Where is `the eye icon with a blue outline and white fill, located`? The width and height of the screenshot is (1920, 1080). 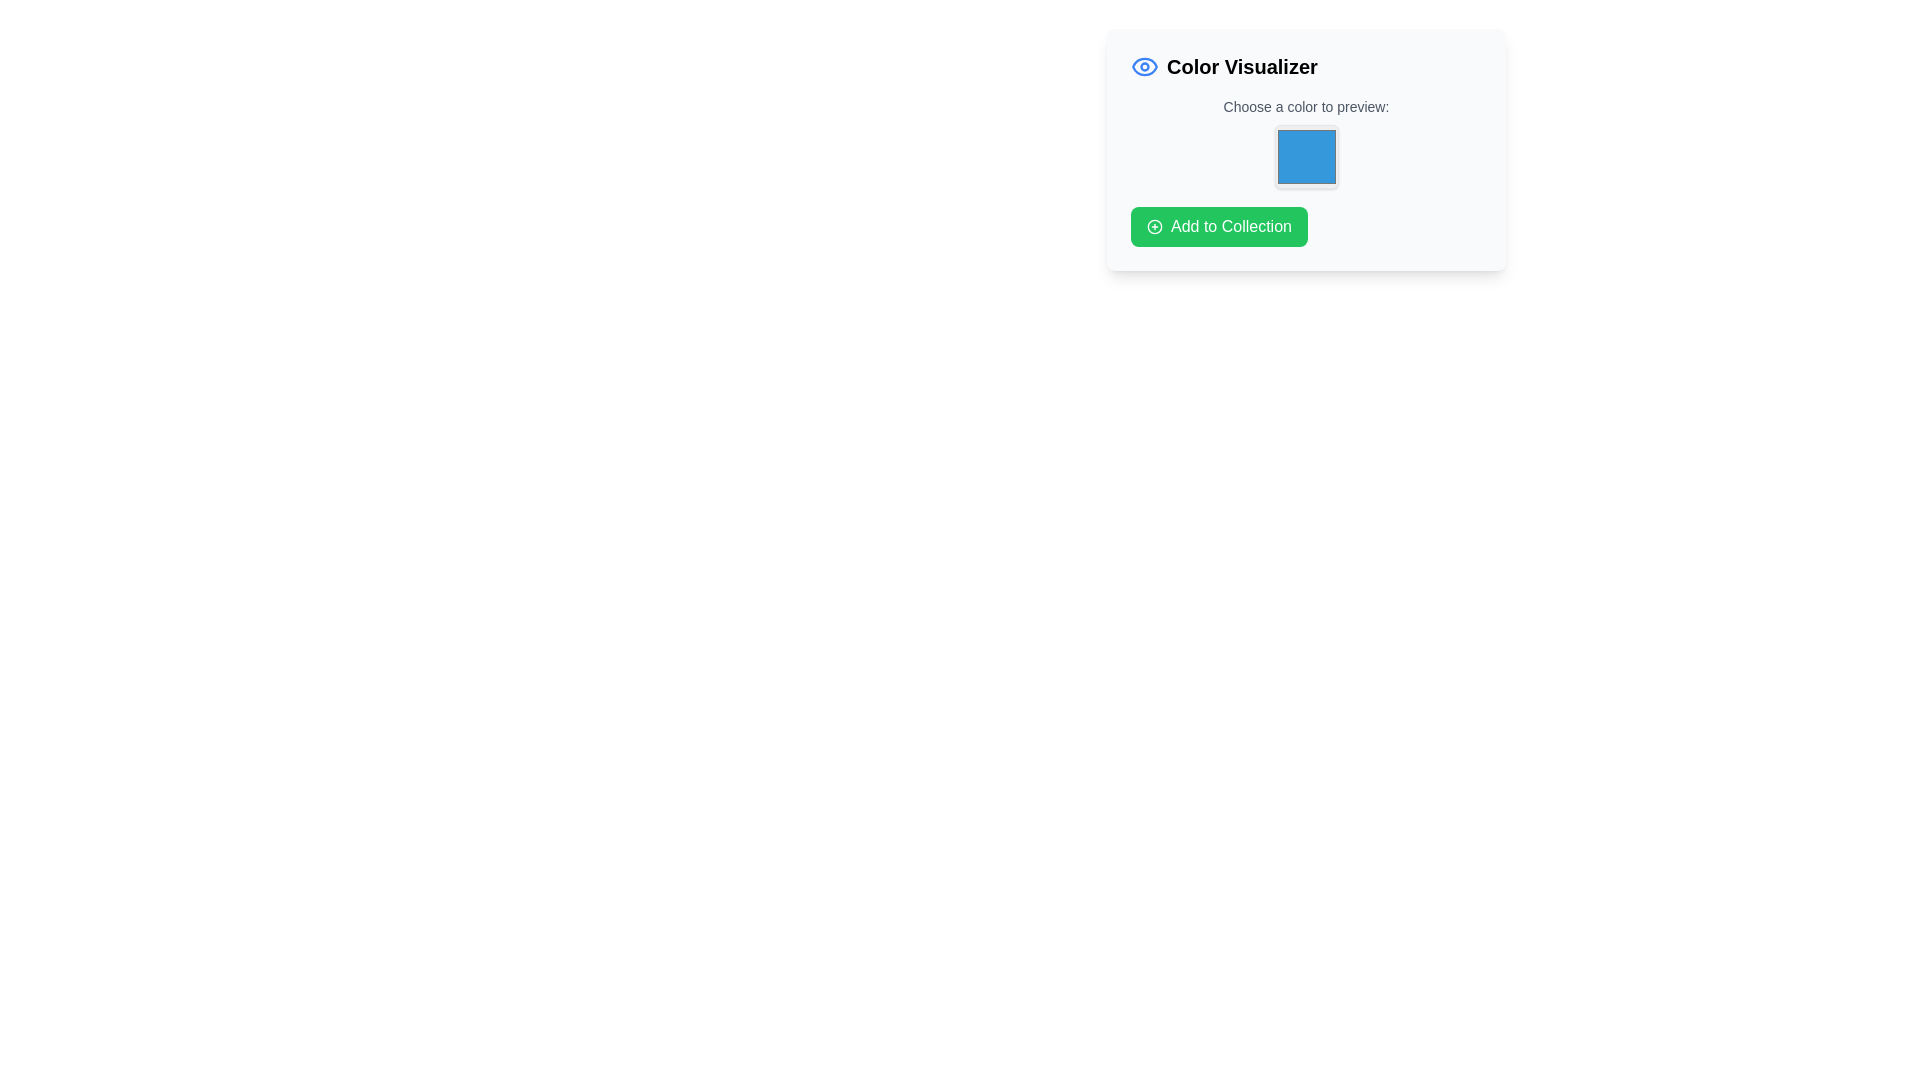 the eye icon with a blue outline and white fill, located is located at coordinates (1145, 65).